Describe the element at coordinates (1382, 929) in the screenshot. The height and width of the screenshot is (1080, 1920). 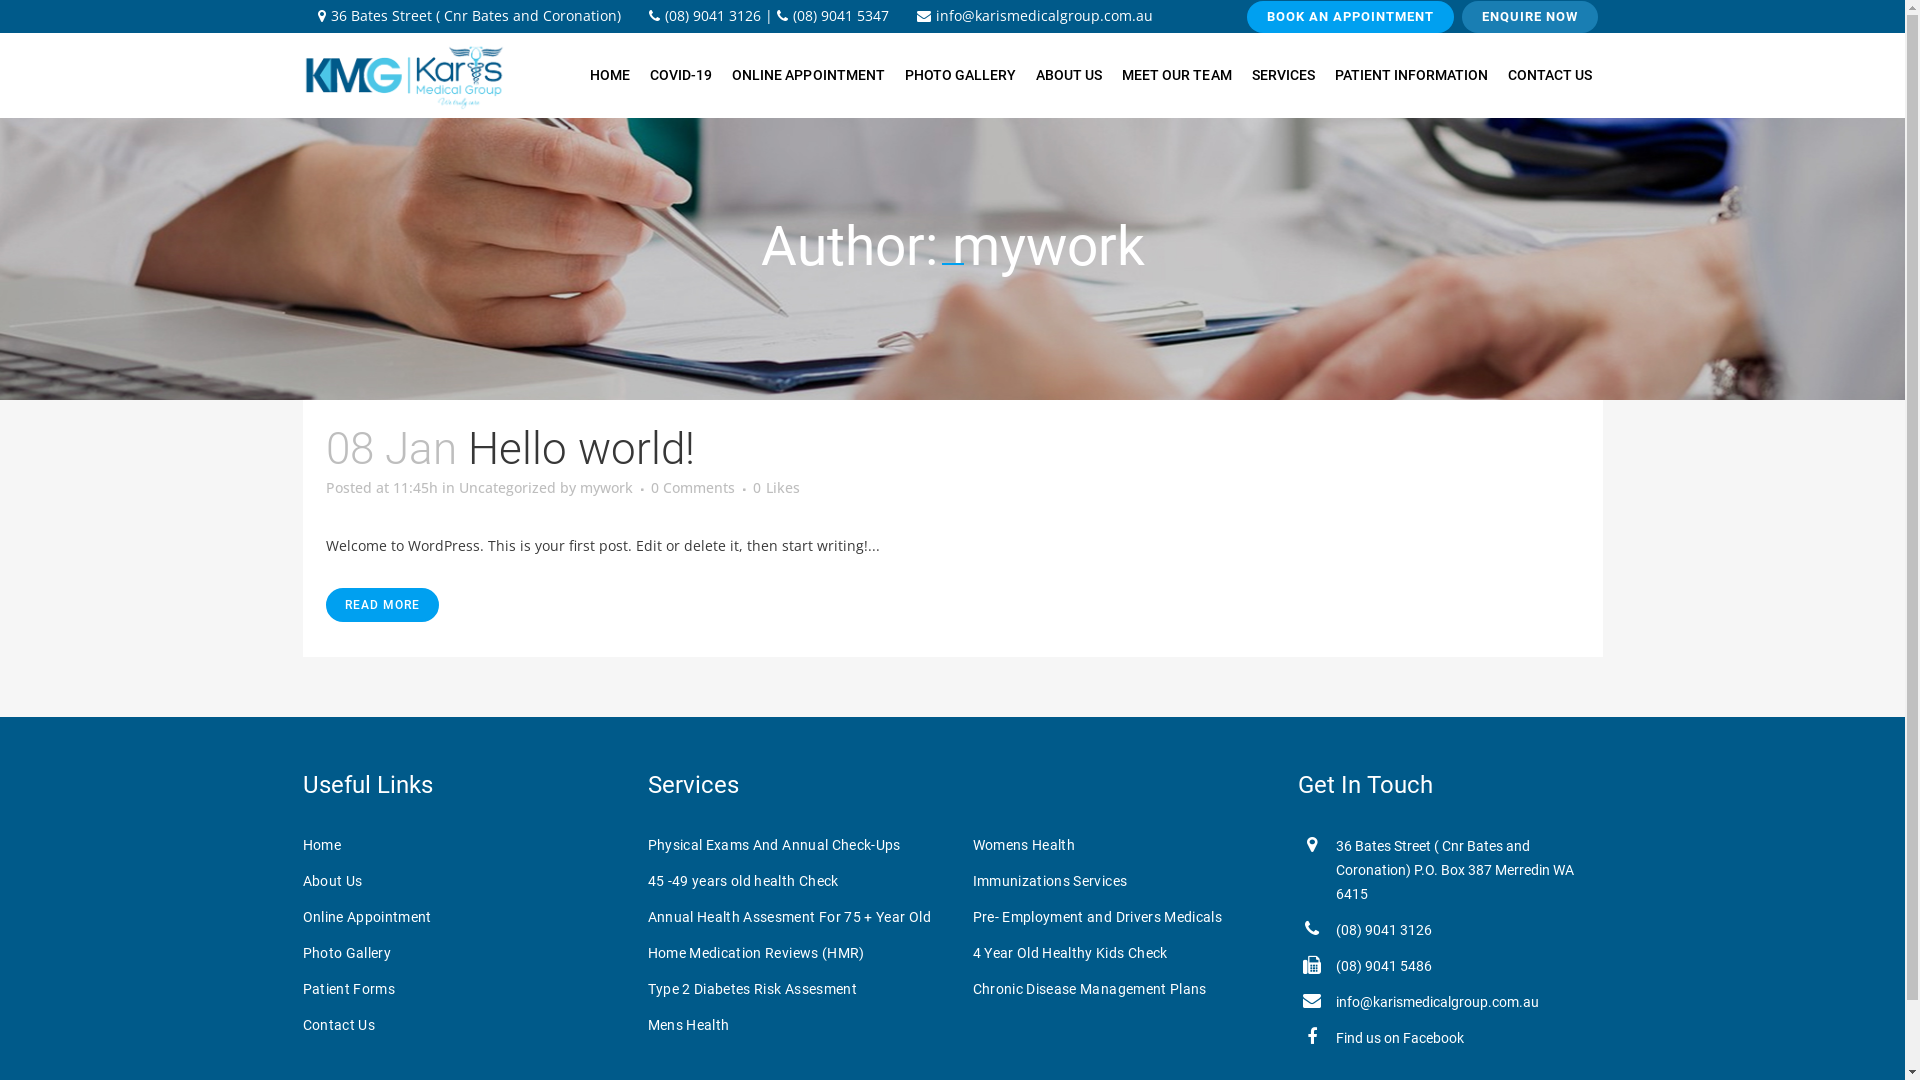
I see `'(08) 9041 3126'` at that location.